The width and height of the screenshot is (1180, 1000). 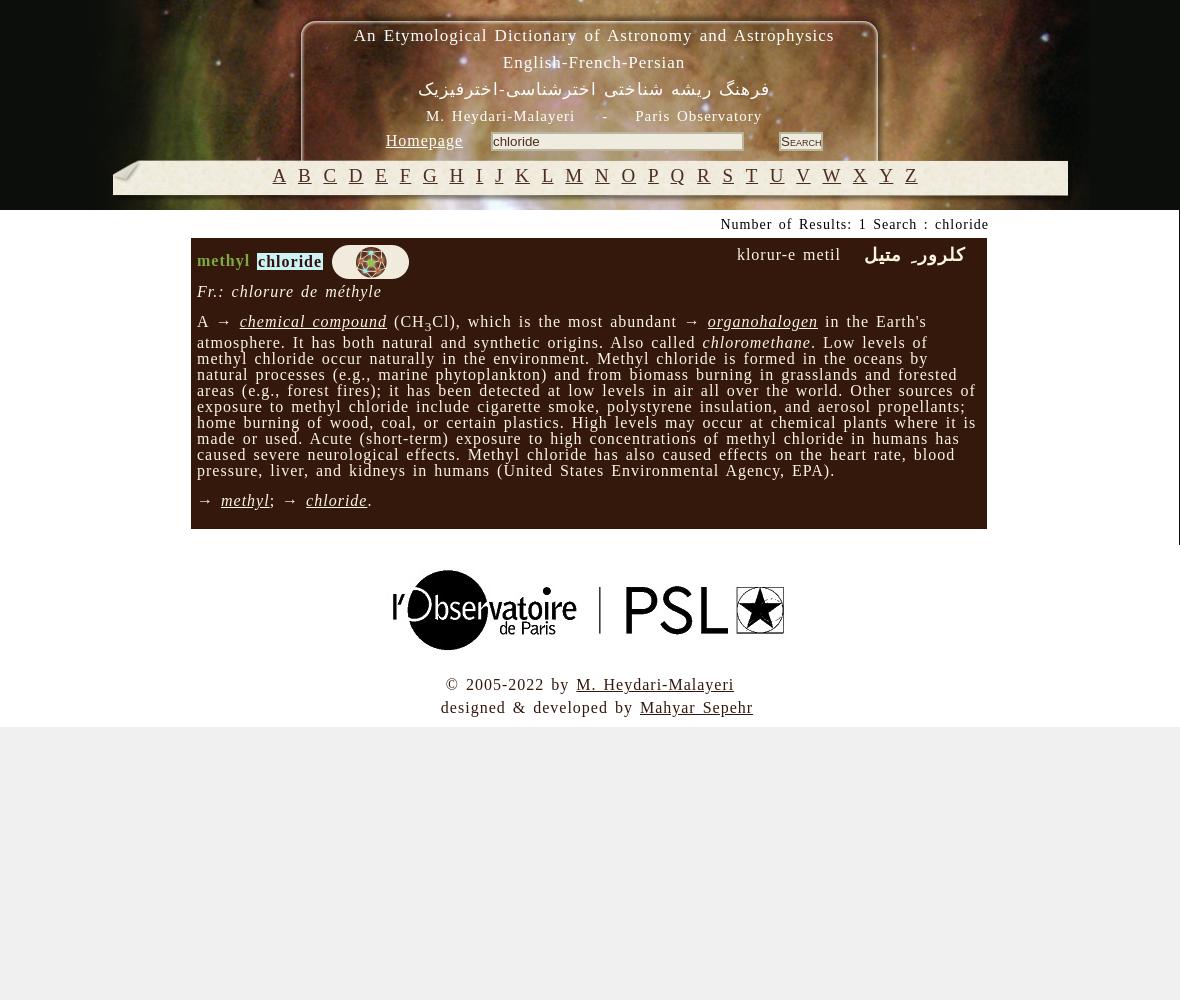 I want to click on 'U', so click(x=776, y=175).